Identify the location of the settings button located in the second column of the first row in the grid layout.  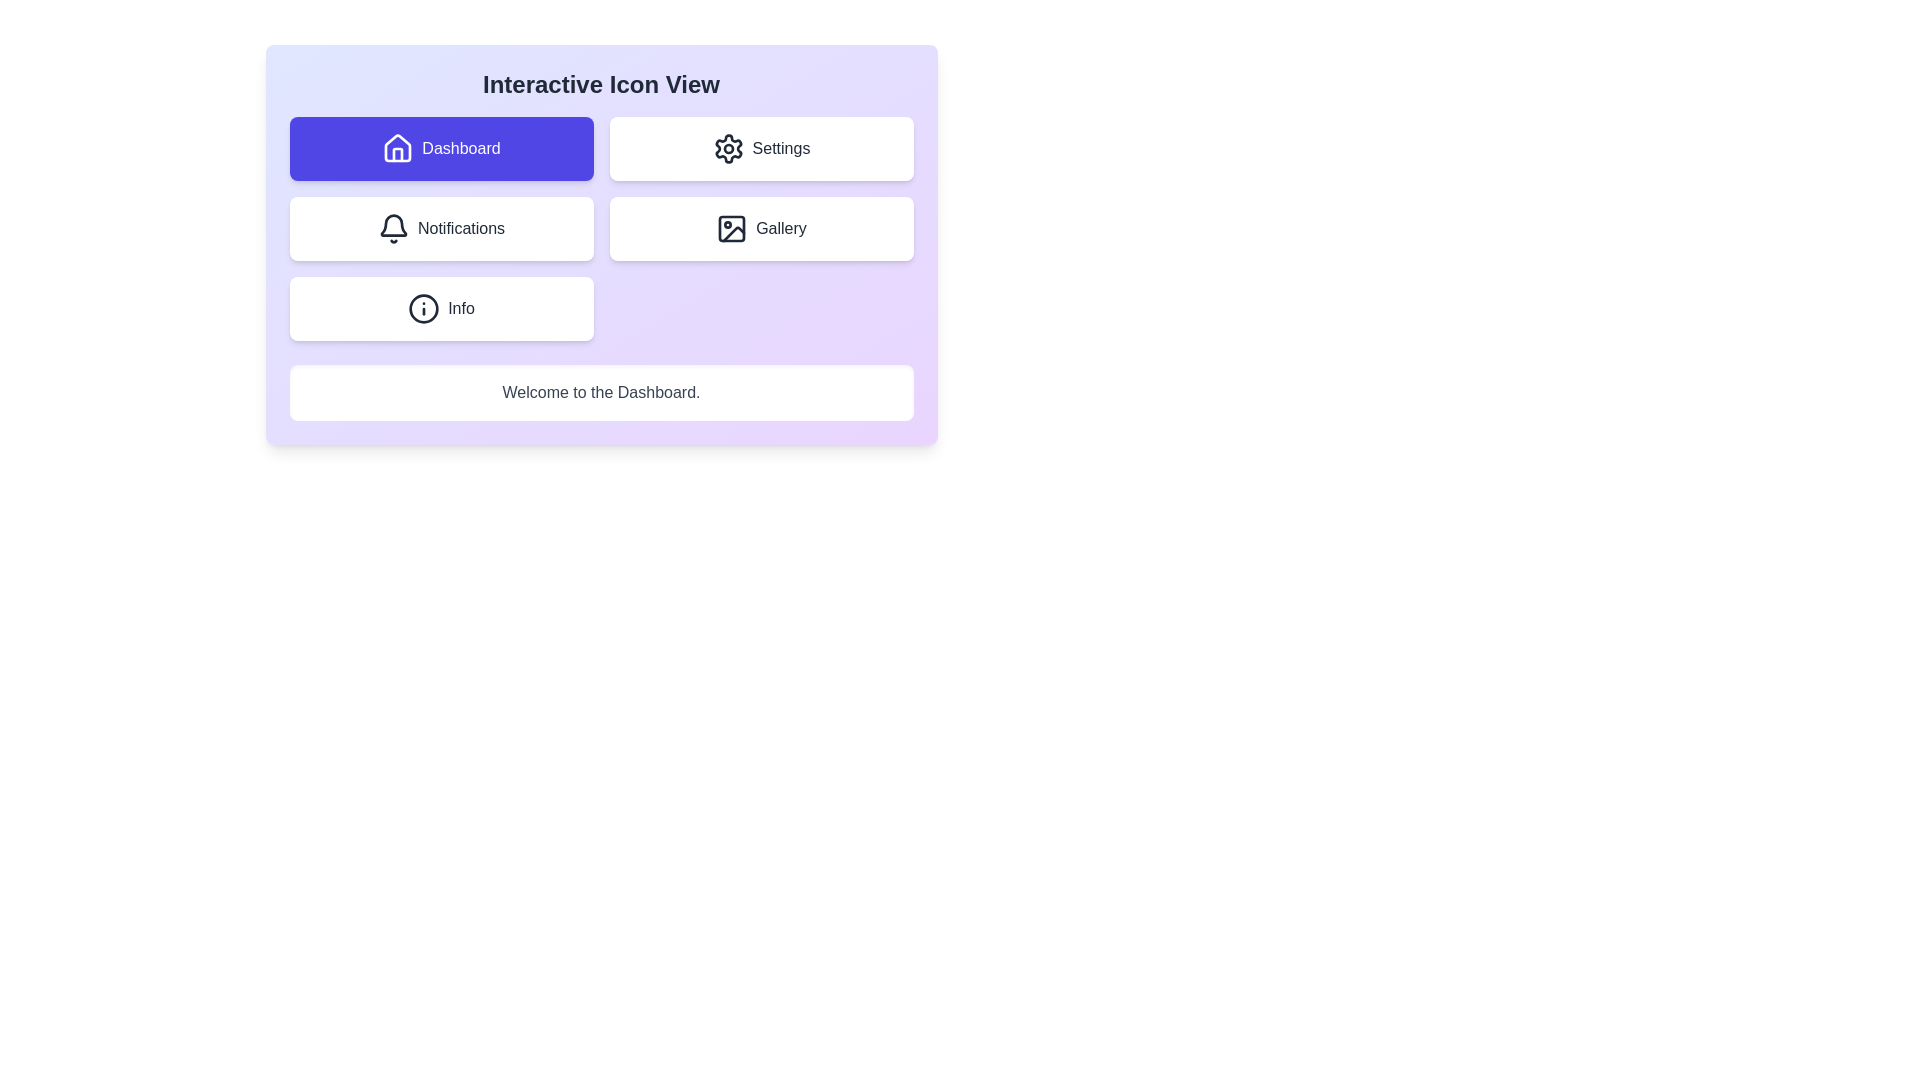
(760, 148).